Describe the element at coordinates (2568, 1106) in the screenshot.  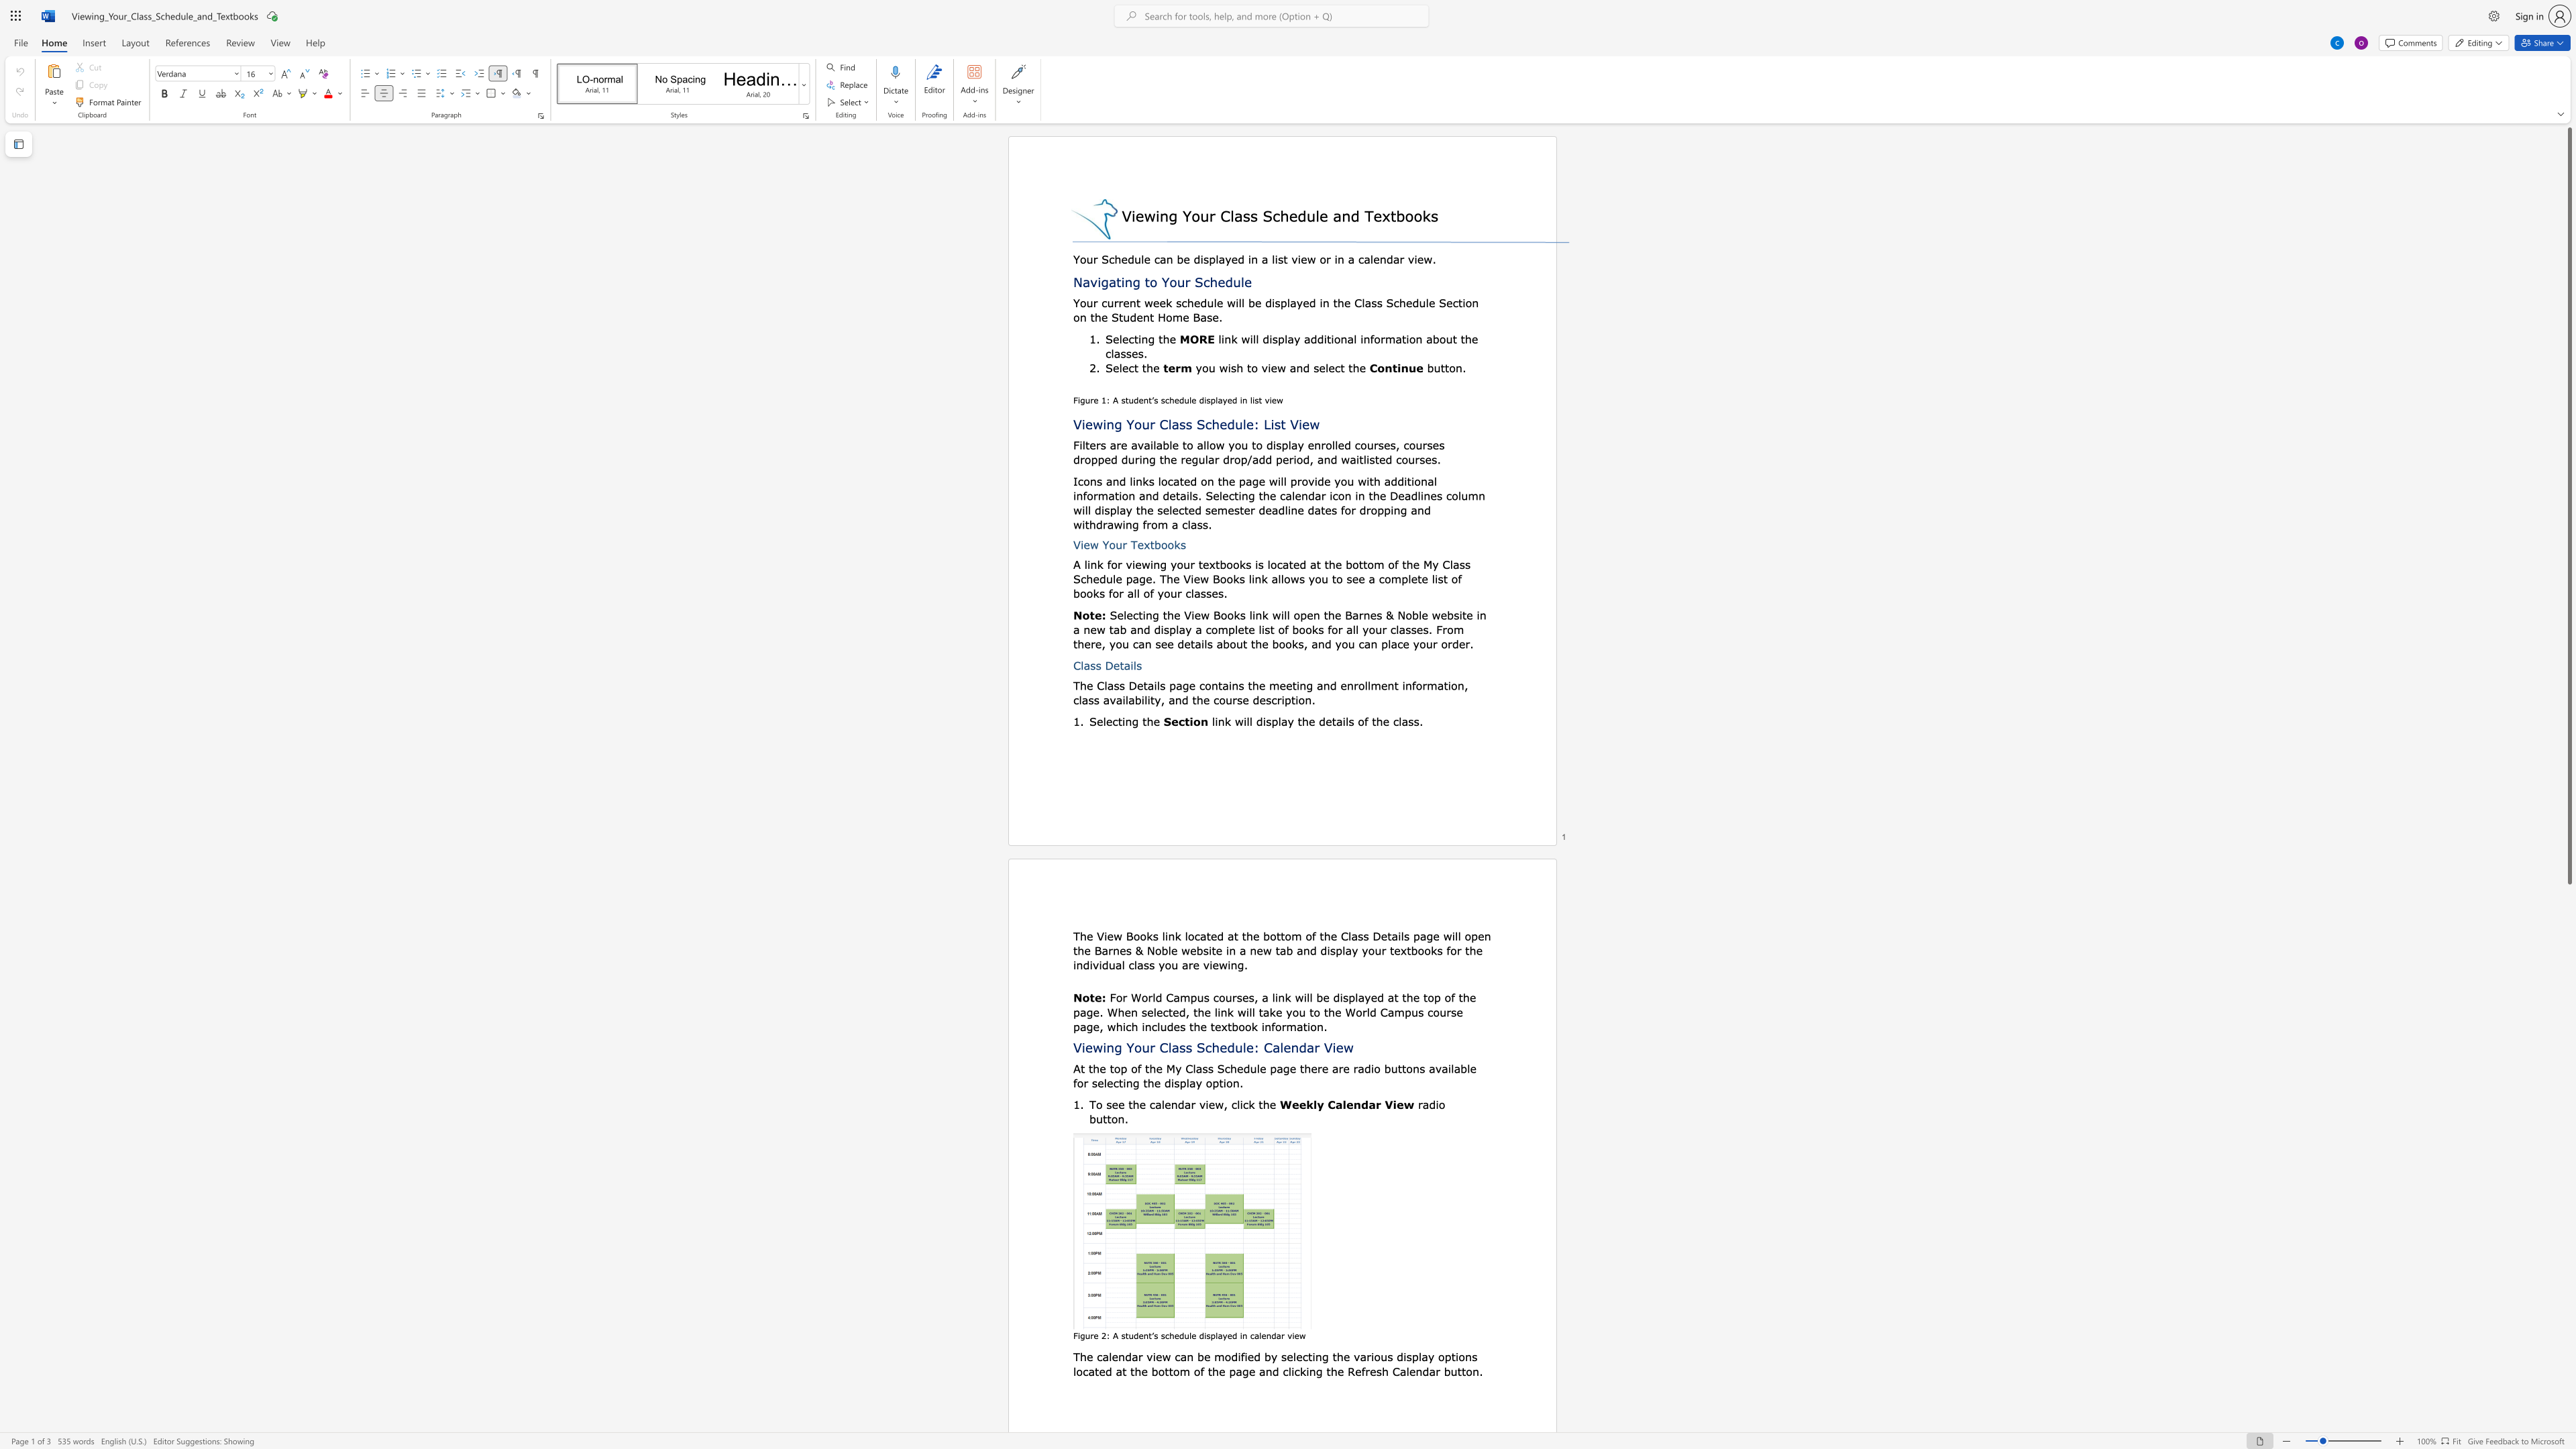
I see `the side scrollbar to bring the page down` at that location.